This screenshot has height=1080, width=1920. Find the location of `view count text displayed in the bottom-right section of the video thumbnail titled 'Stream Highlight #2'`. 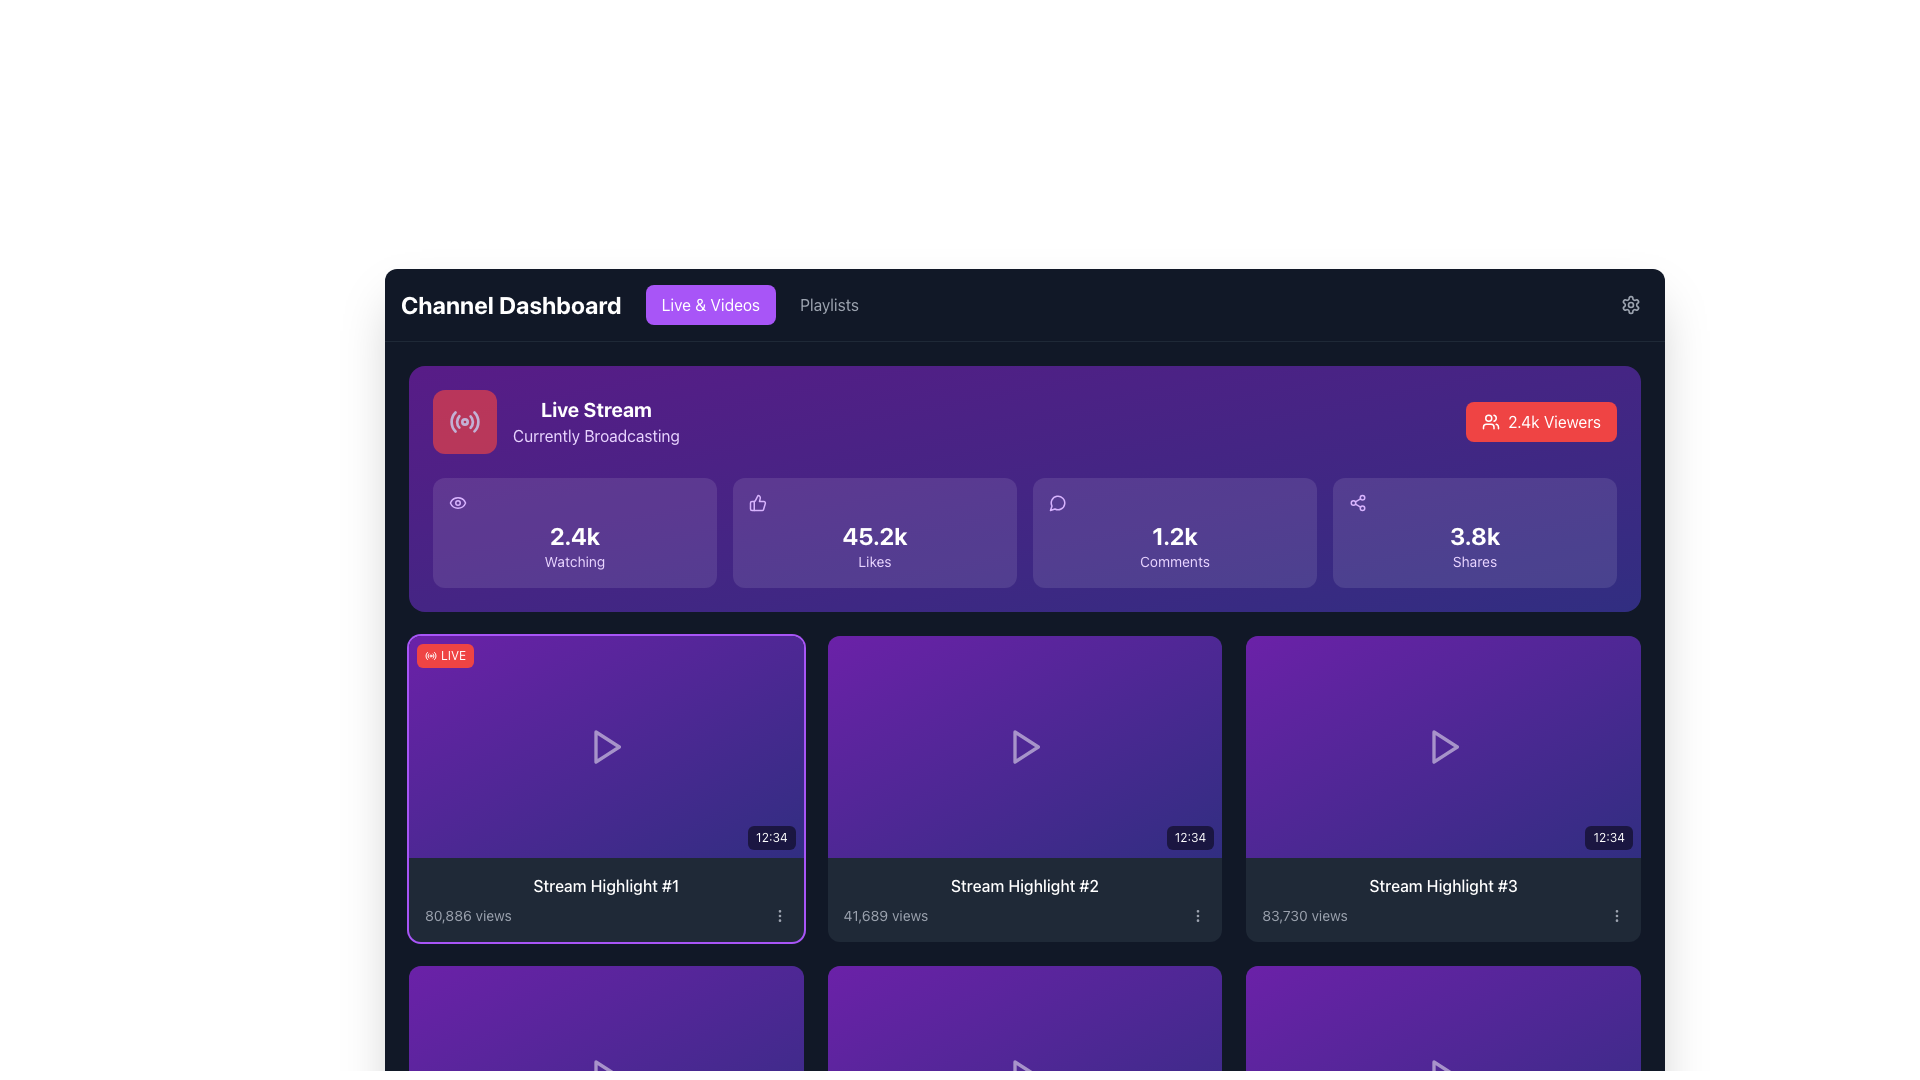

view count text displayed in the bottom-right section of the video thumbnail titled 'Stream Highlight #2' is located at coordinates (884, 915).